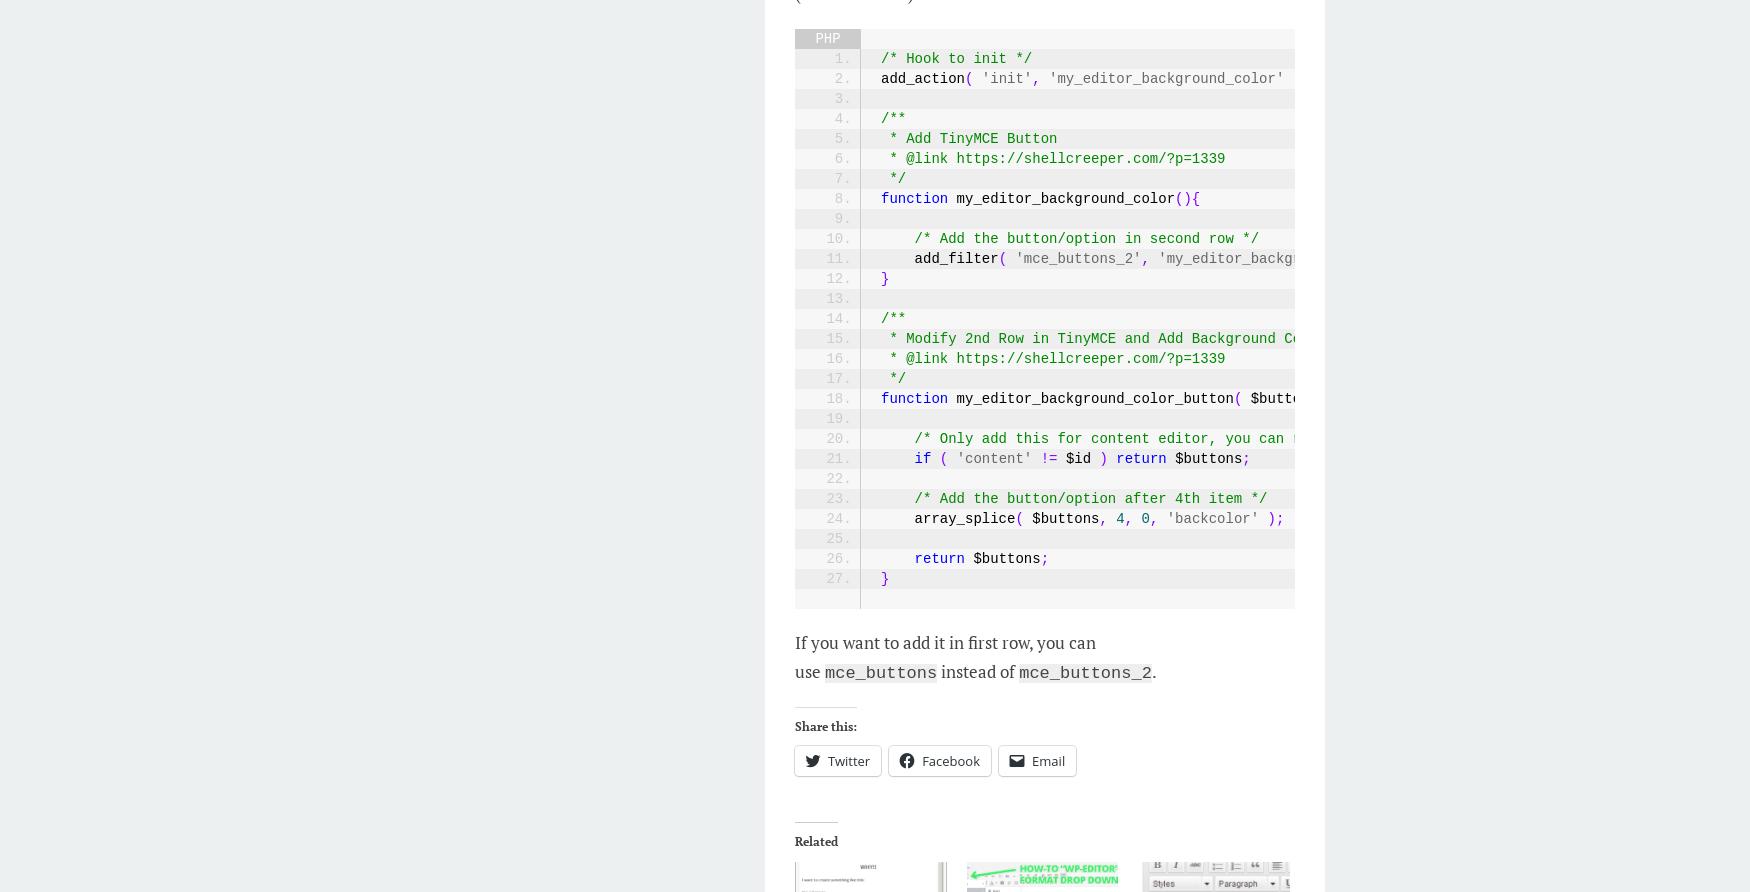 This screenshot has width=1750, height=892. Describe the element at coordinates (947, 518) in the screenshot. I see `'array_splice'` at that location.